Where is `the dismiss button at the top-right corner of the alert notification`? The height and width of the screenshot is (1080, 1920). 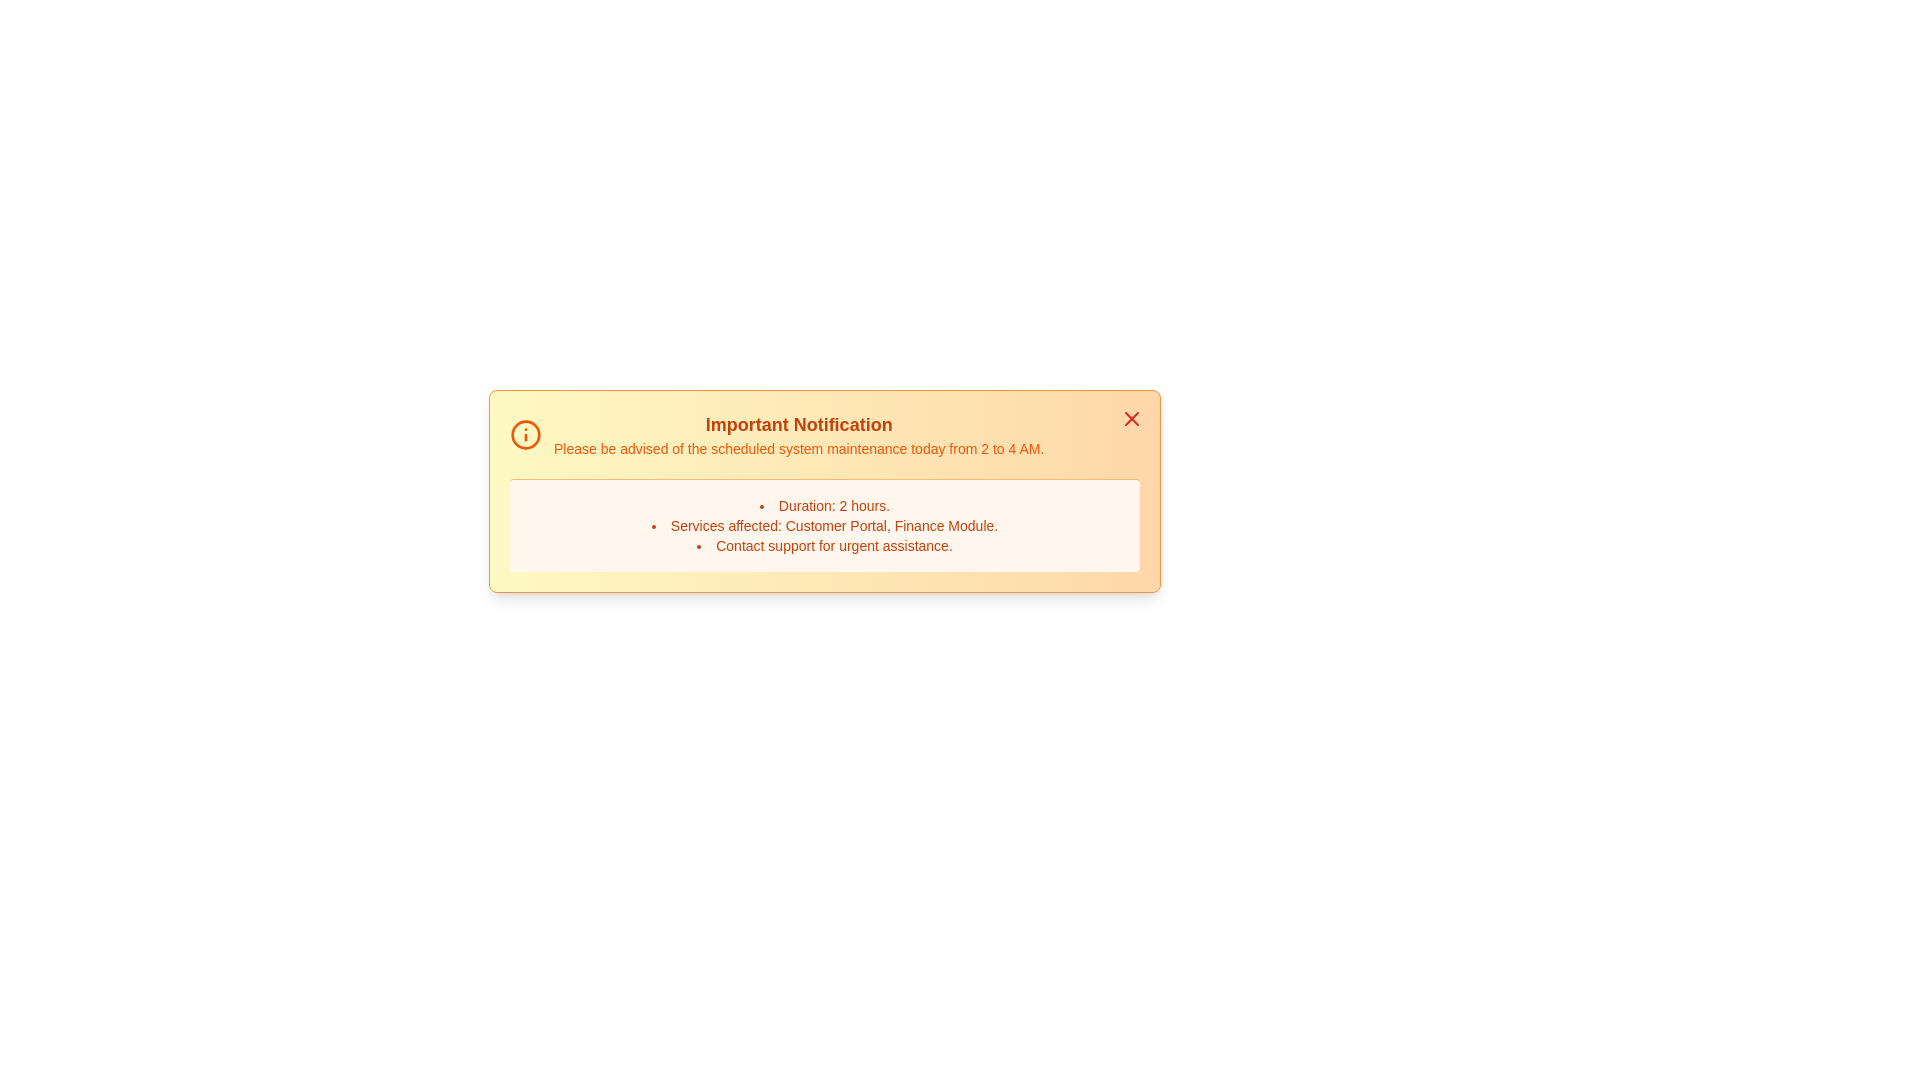
the dismiss button at the top-right corner of the alert notification is located at coordinates (1132, 418).